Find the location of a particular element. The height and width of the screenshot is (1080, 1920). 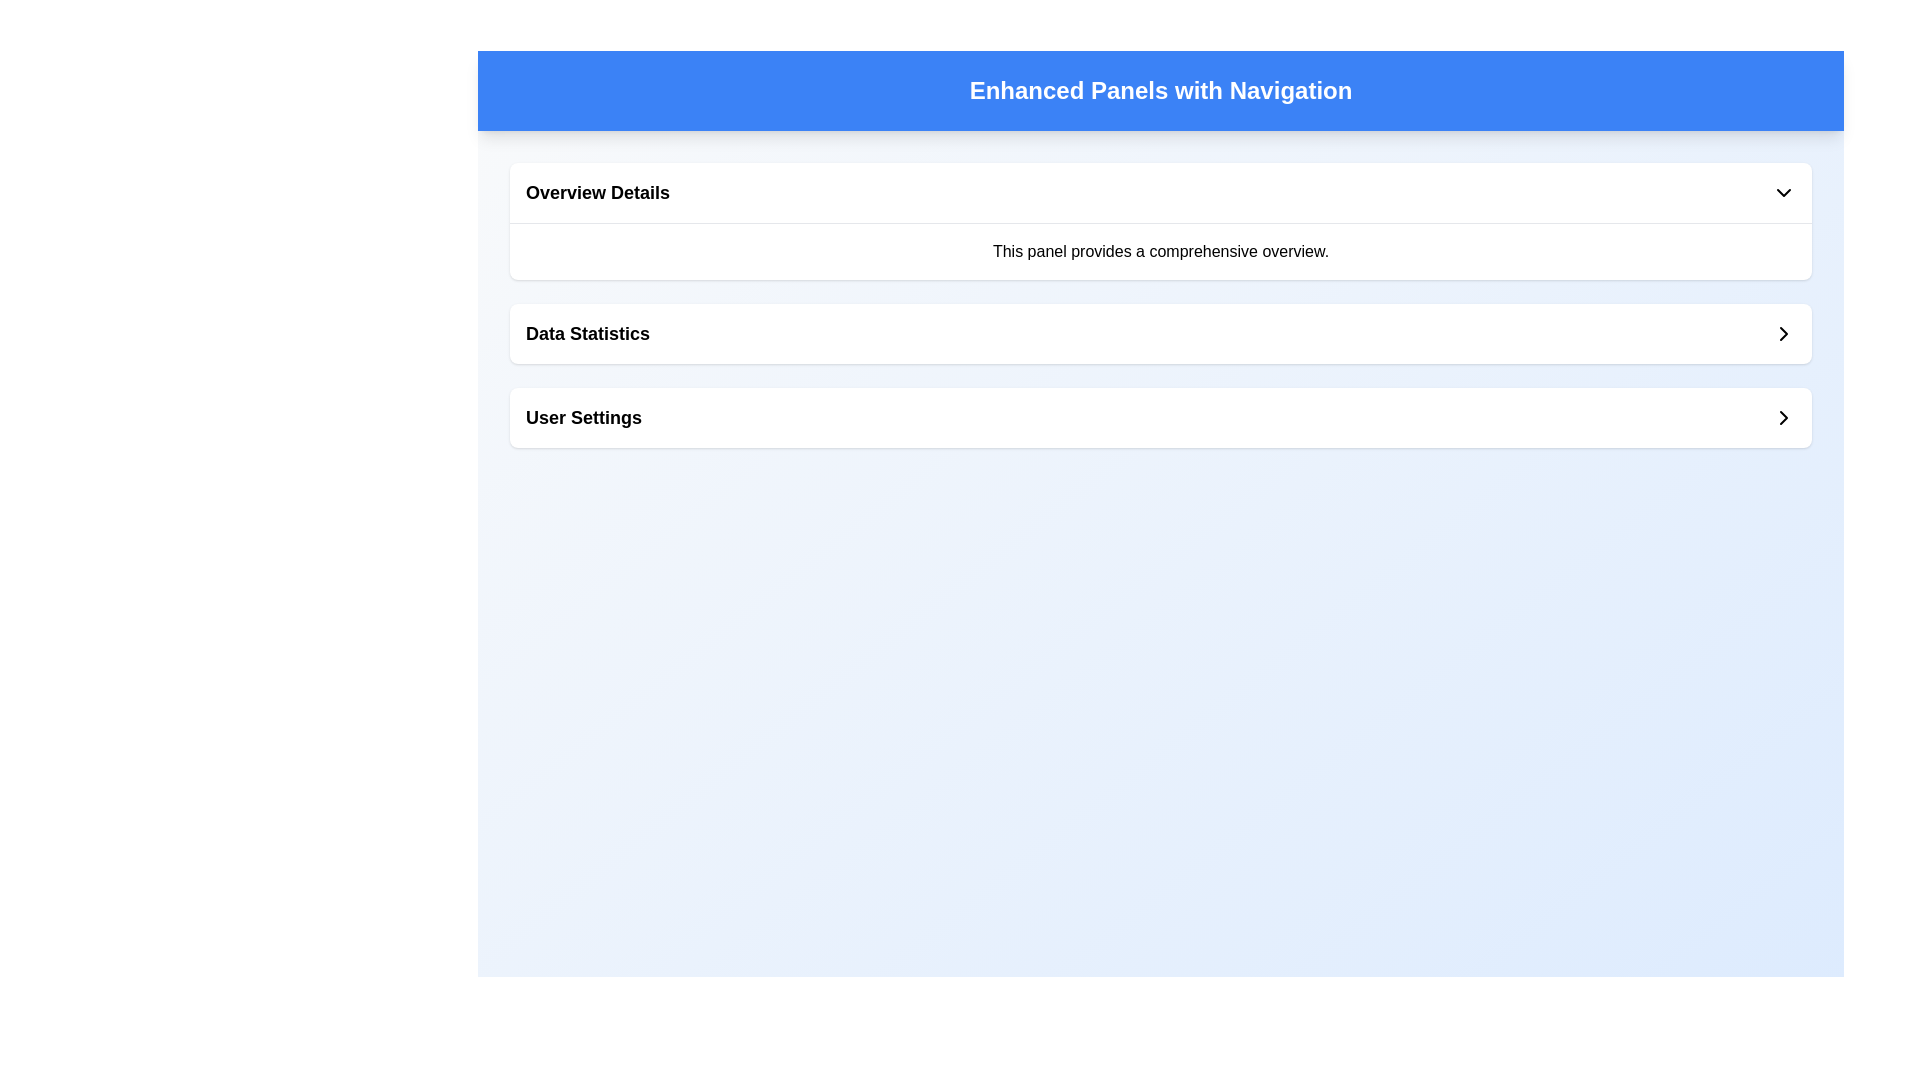

'Overview Details' text label, which is prominently displayed in the header section and styled in bold with a semibold font weight, for debugging purposes is located at coordinates (597, 192).